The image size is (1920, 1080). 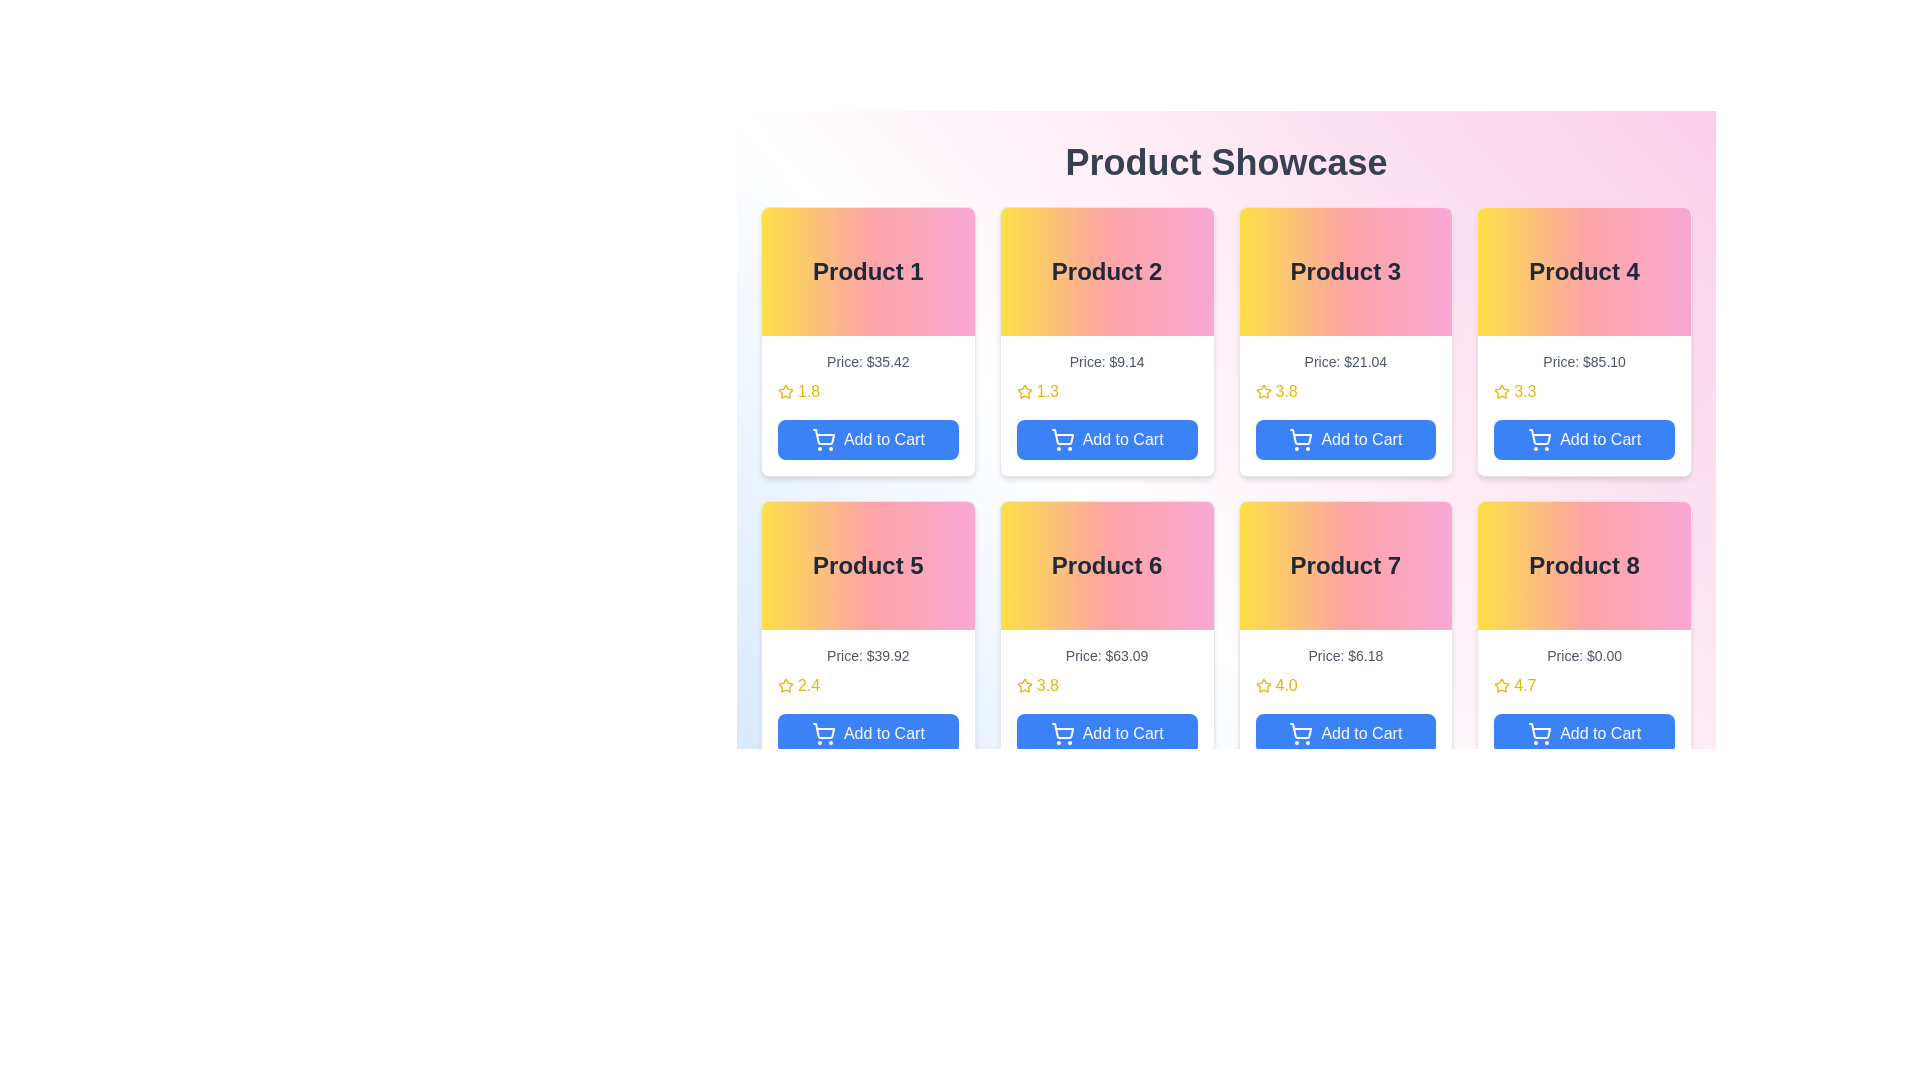 I want to click on the shopping cart icon located within the 'Add to Cart' button under the 'Product 5' card, so click(x=824, y=731).